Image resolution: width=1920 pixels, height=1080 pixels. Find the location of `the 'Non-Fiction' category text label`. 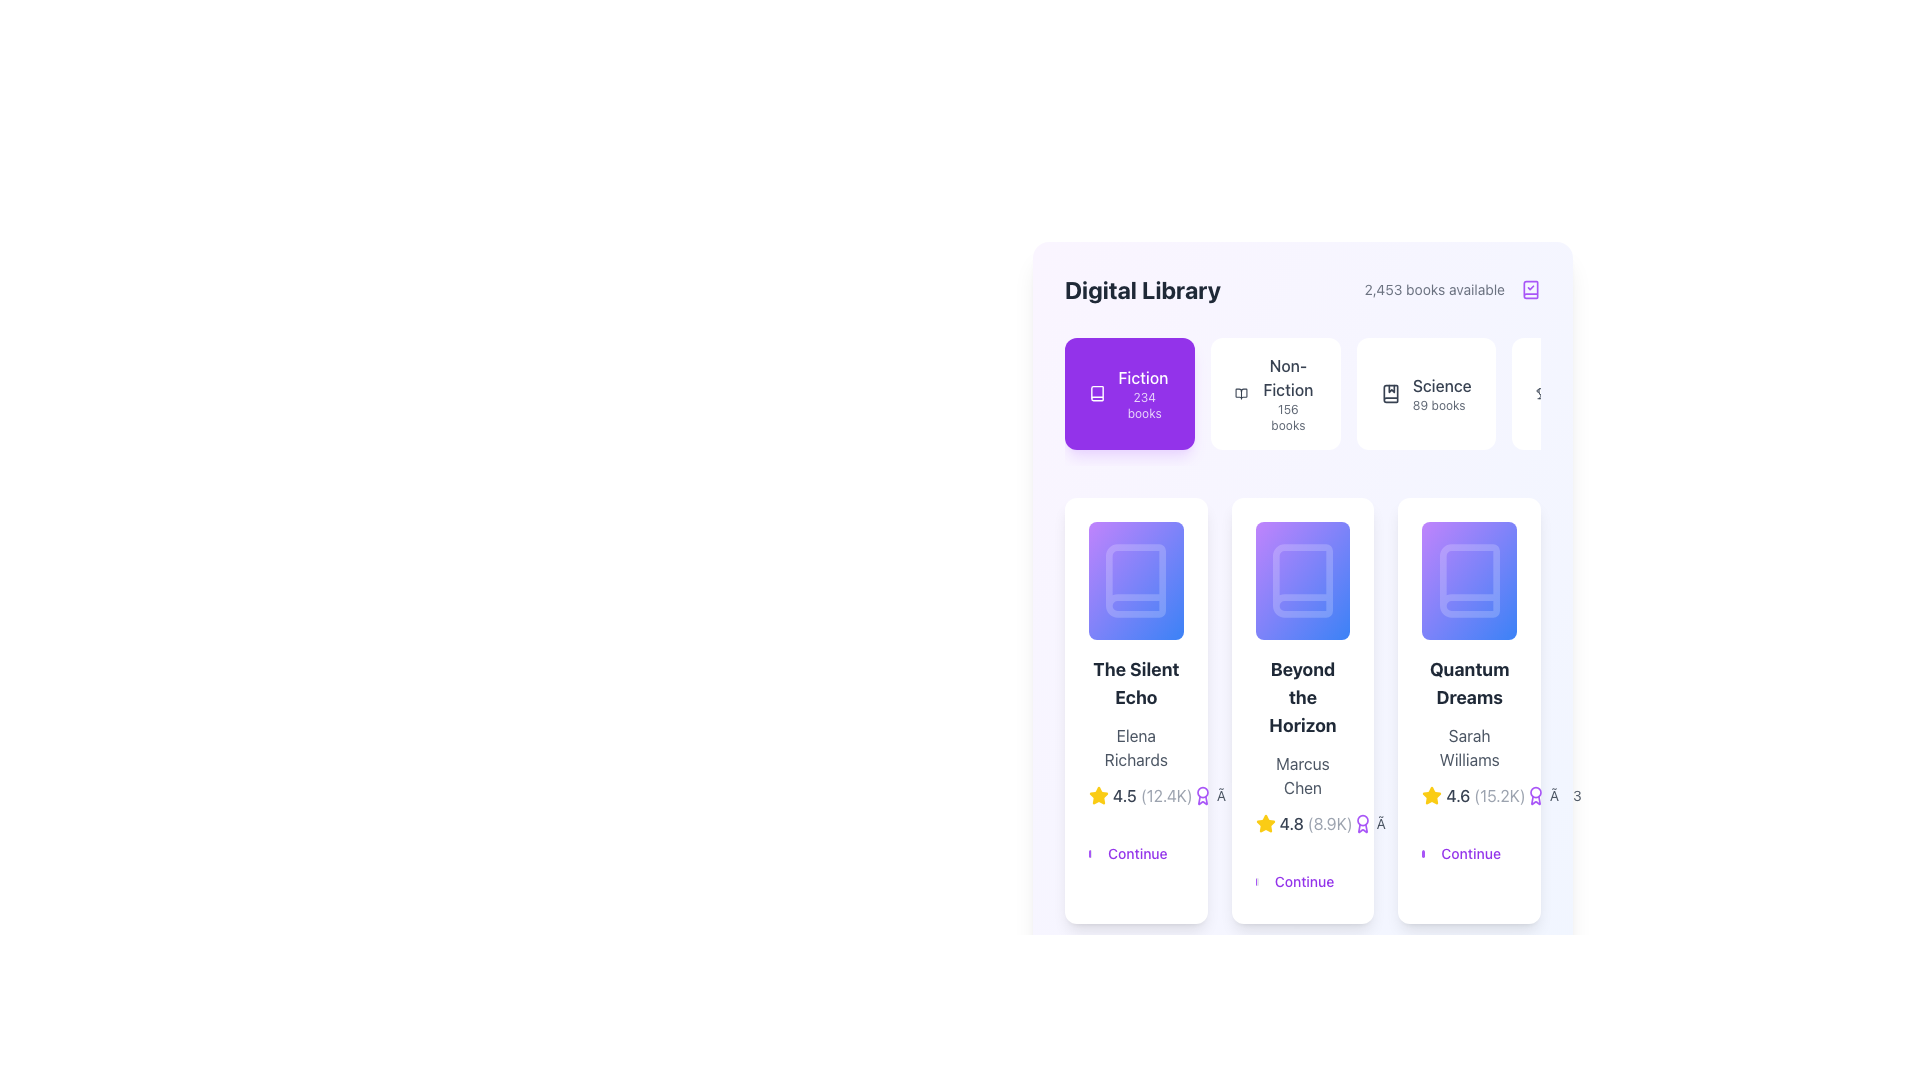

the 'Non-Fiction' category text label is located at coordinates (1288, 393).